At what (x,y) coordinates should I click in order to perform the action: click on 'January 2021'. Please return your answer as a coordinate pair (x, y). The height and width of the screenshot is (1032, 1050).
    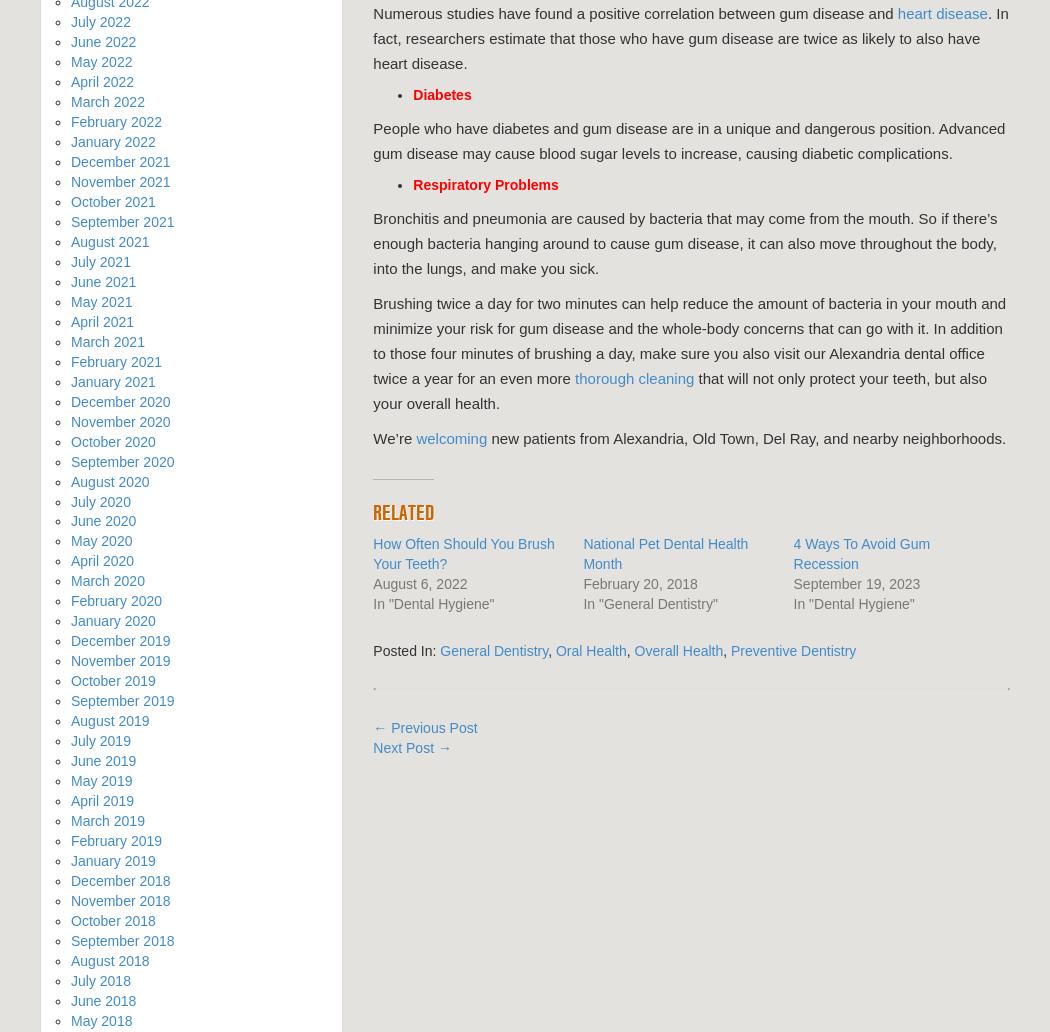
    Looking at the image, I should click on (112, 381).